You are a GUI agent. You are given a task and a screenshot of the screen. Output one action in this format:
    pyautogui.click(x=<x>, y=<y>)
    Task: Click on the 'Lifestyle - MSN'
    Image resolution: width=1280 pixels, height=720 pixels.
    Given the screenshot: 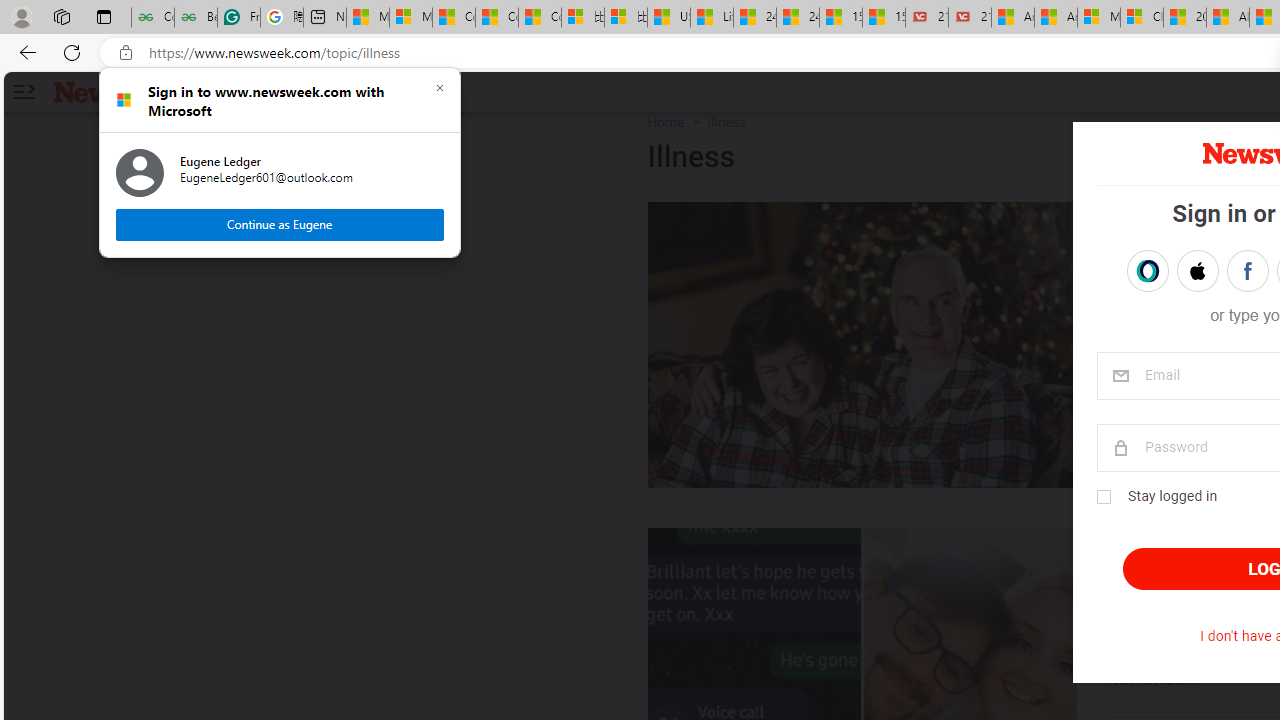 What is the action you would take?
    pyautogui.click(x=712, y=17)
    